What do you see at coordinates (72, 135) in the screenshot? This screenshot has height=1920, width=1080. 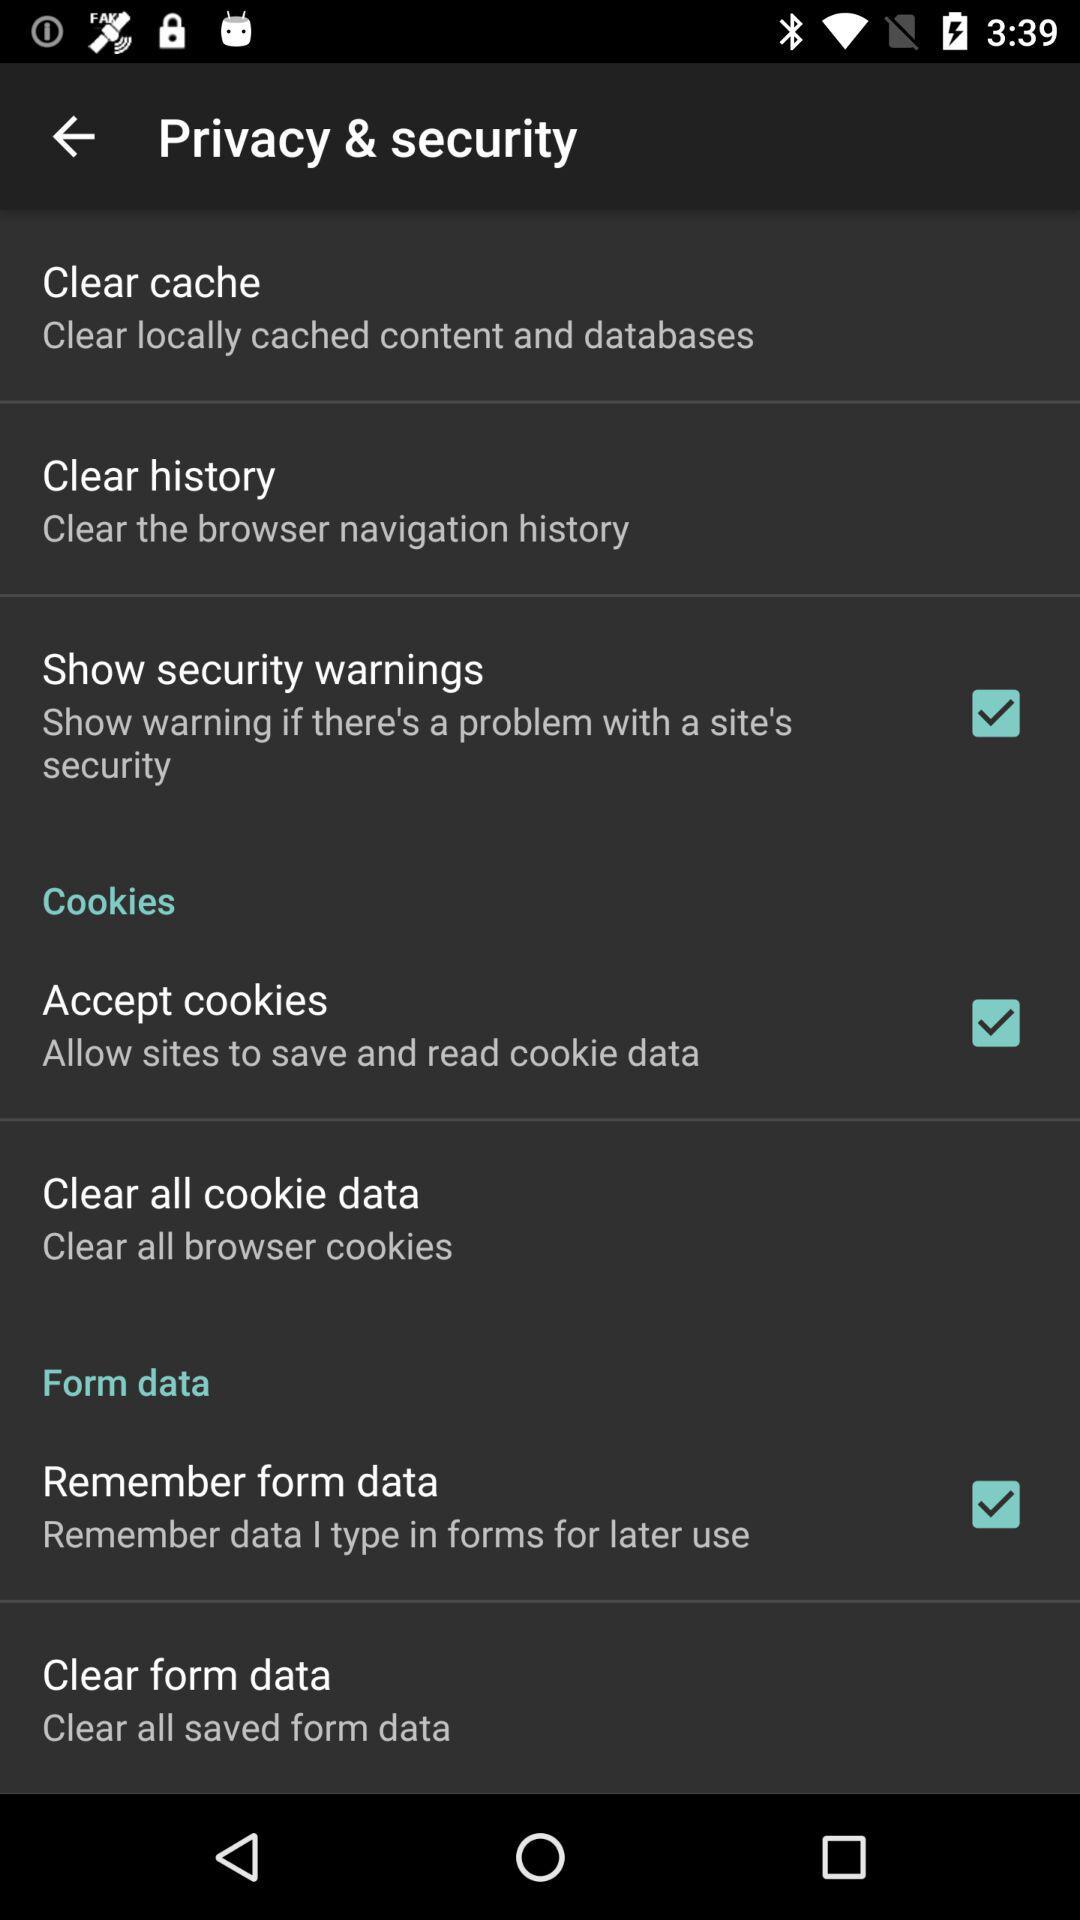 I see `icon next to the privacy & security icon` at bounding box center [72, 135].